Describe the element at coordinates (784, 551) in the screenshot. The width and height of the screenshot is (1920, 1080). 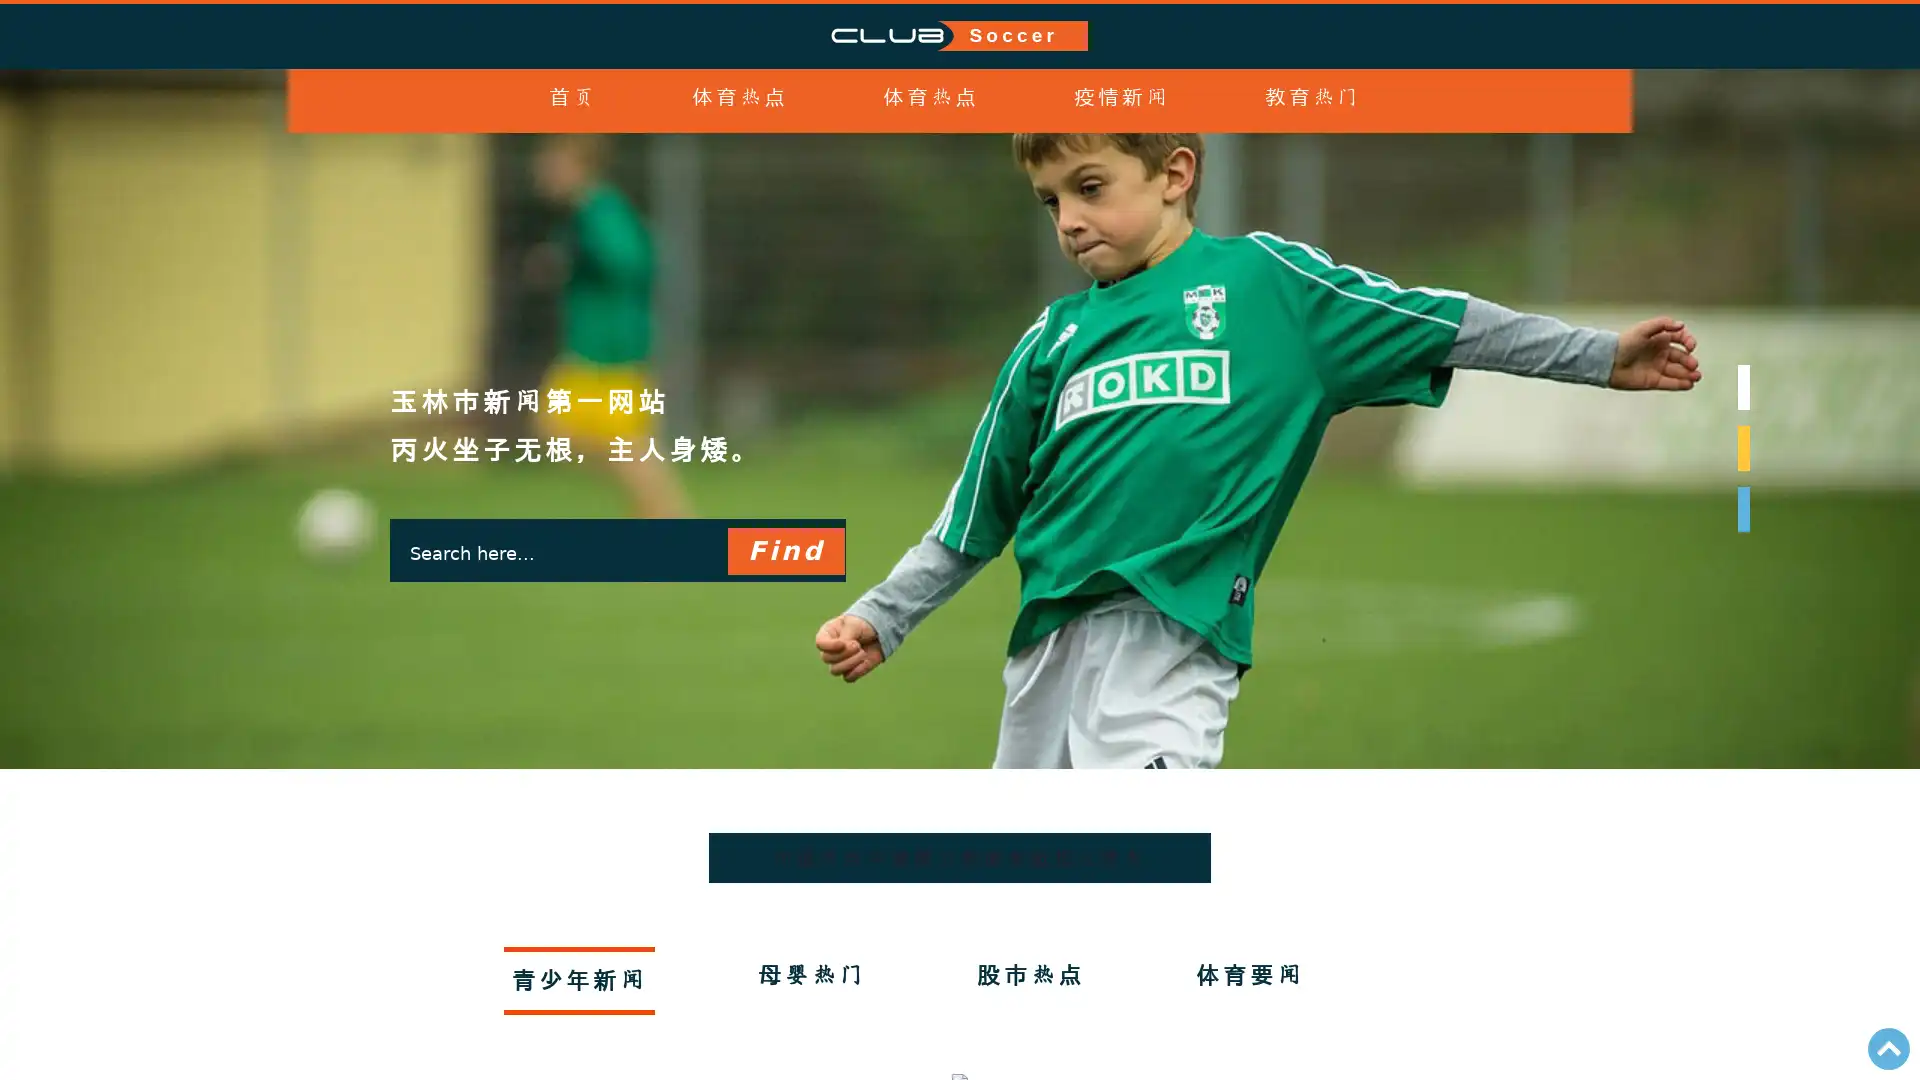
I see `Find` at that location.